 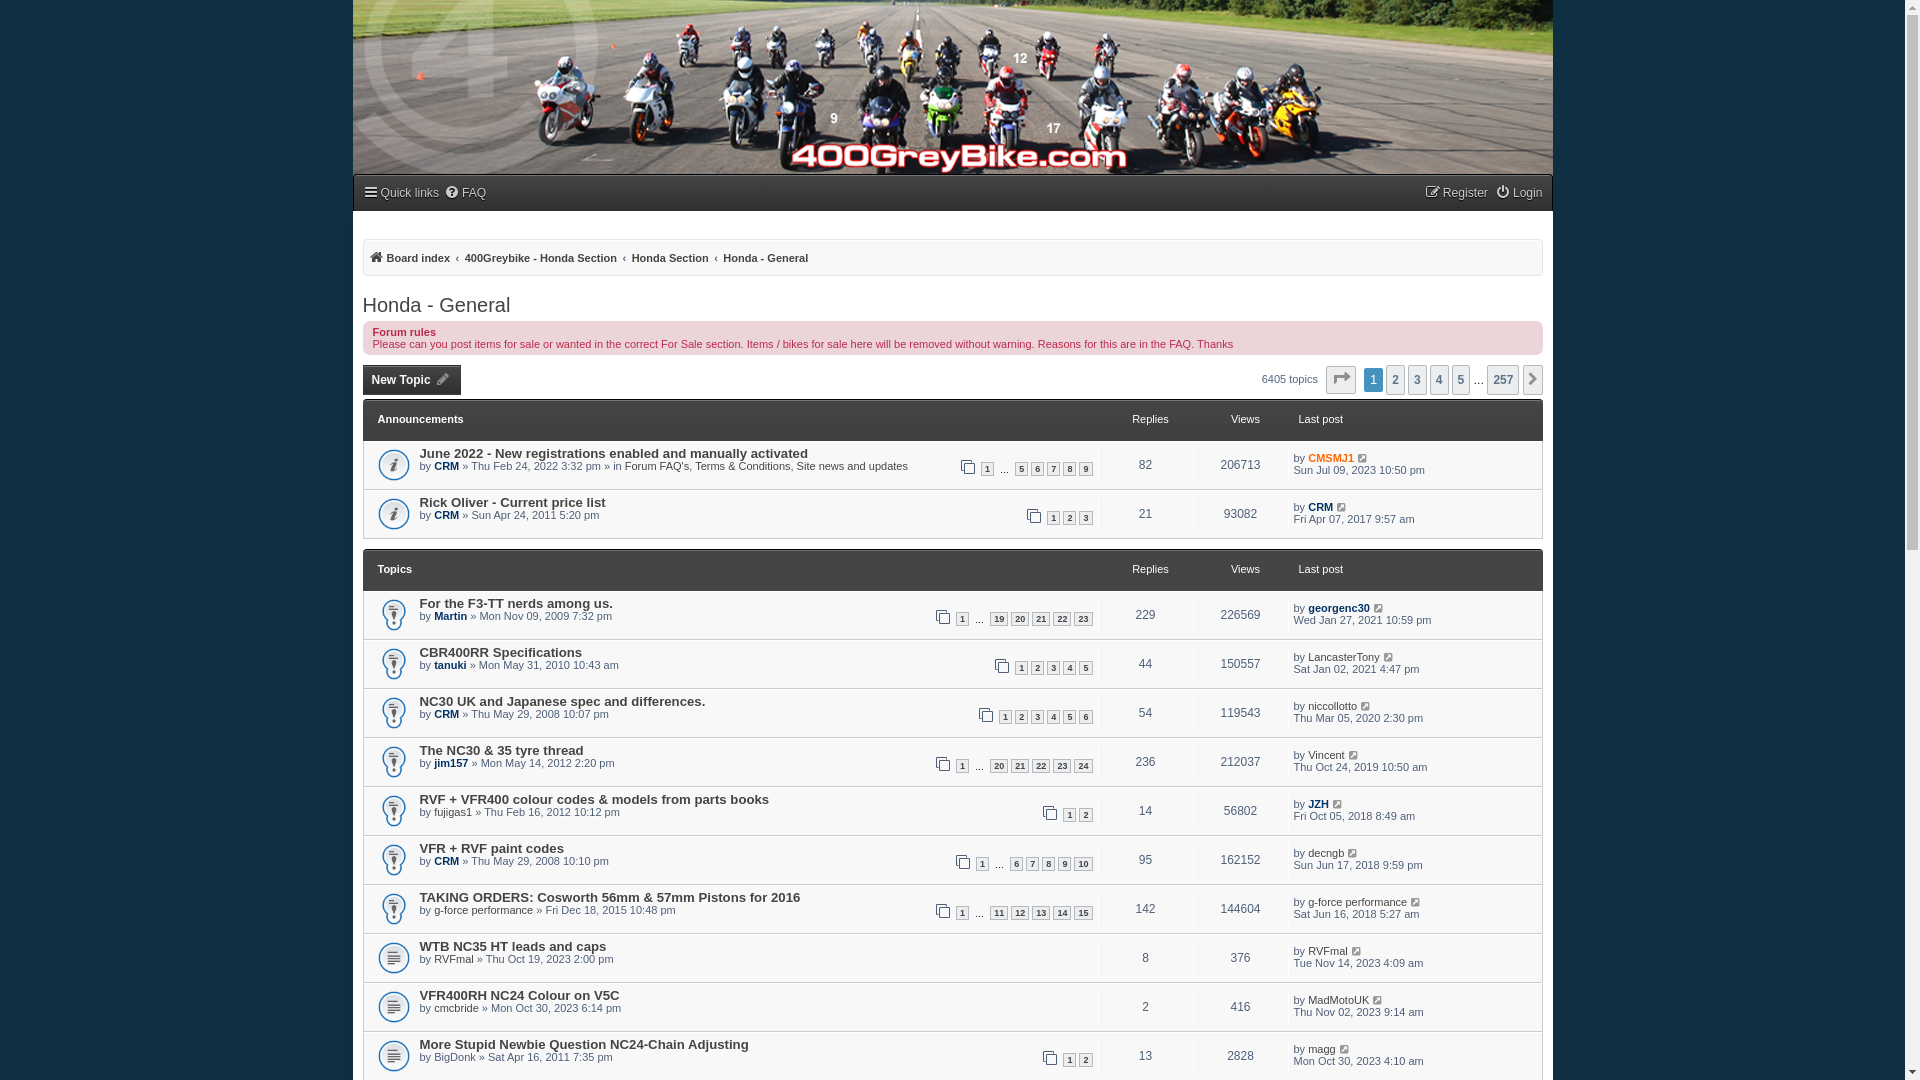 What do you see at coordinates (1338, 999) in the screenshot?
I see `'MadMotoUK'` at bounding box center [1338, 999].